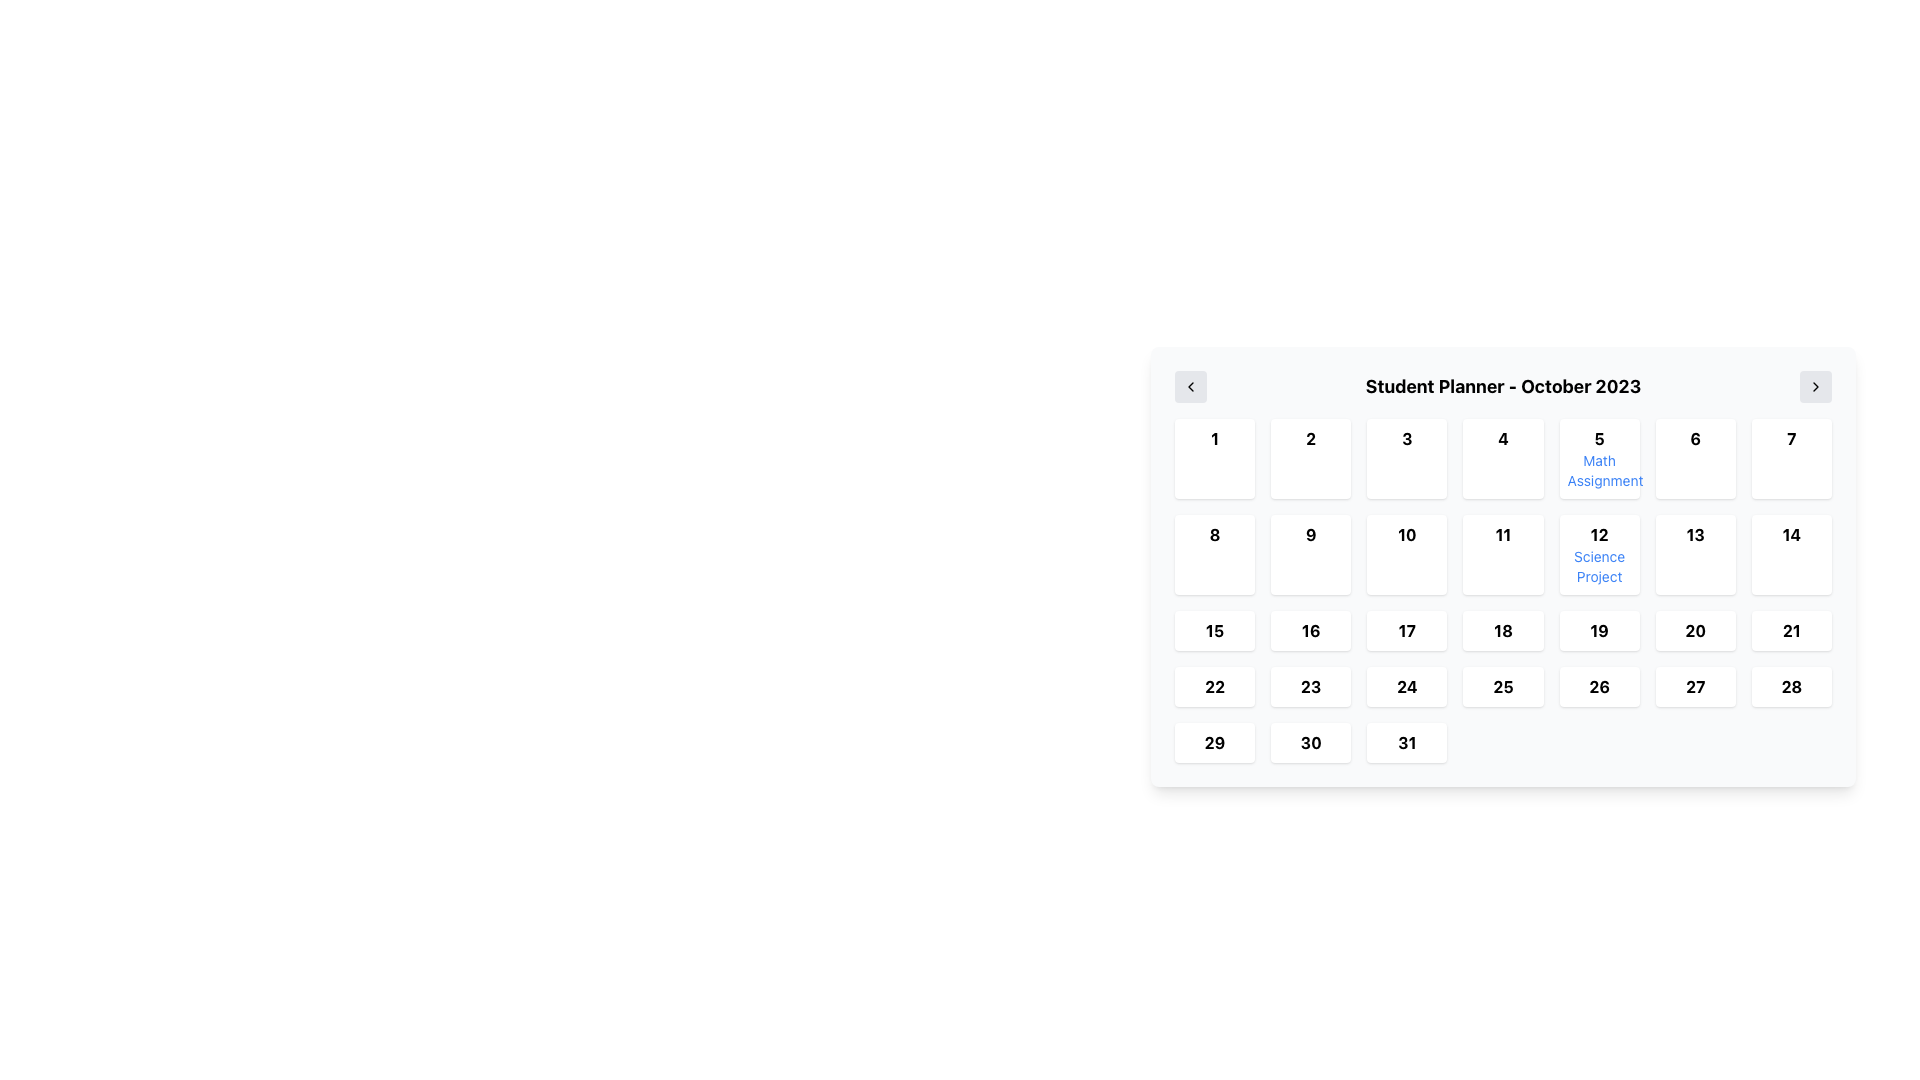  What do you see at coordinates (1213, 631) in the screenshot?
I see `the static text label displaying the number '15' in the calendar grid, located in the first cell of the third row` at bounding box center [1213, 631].